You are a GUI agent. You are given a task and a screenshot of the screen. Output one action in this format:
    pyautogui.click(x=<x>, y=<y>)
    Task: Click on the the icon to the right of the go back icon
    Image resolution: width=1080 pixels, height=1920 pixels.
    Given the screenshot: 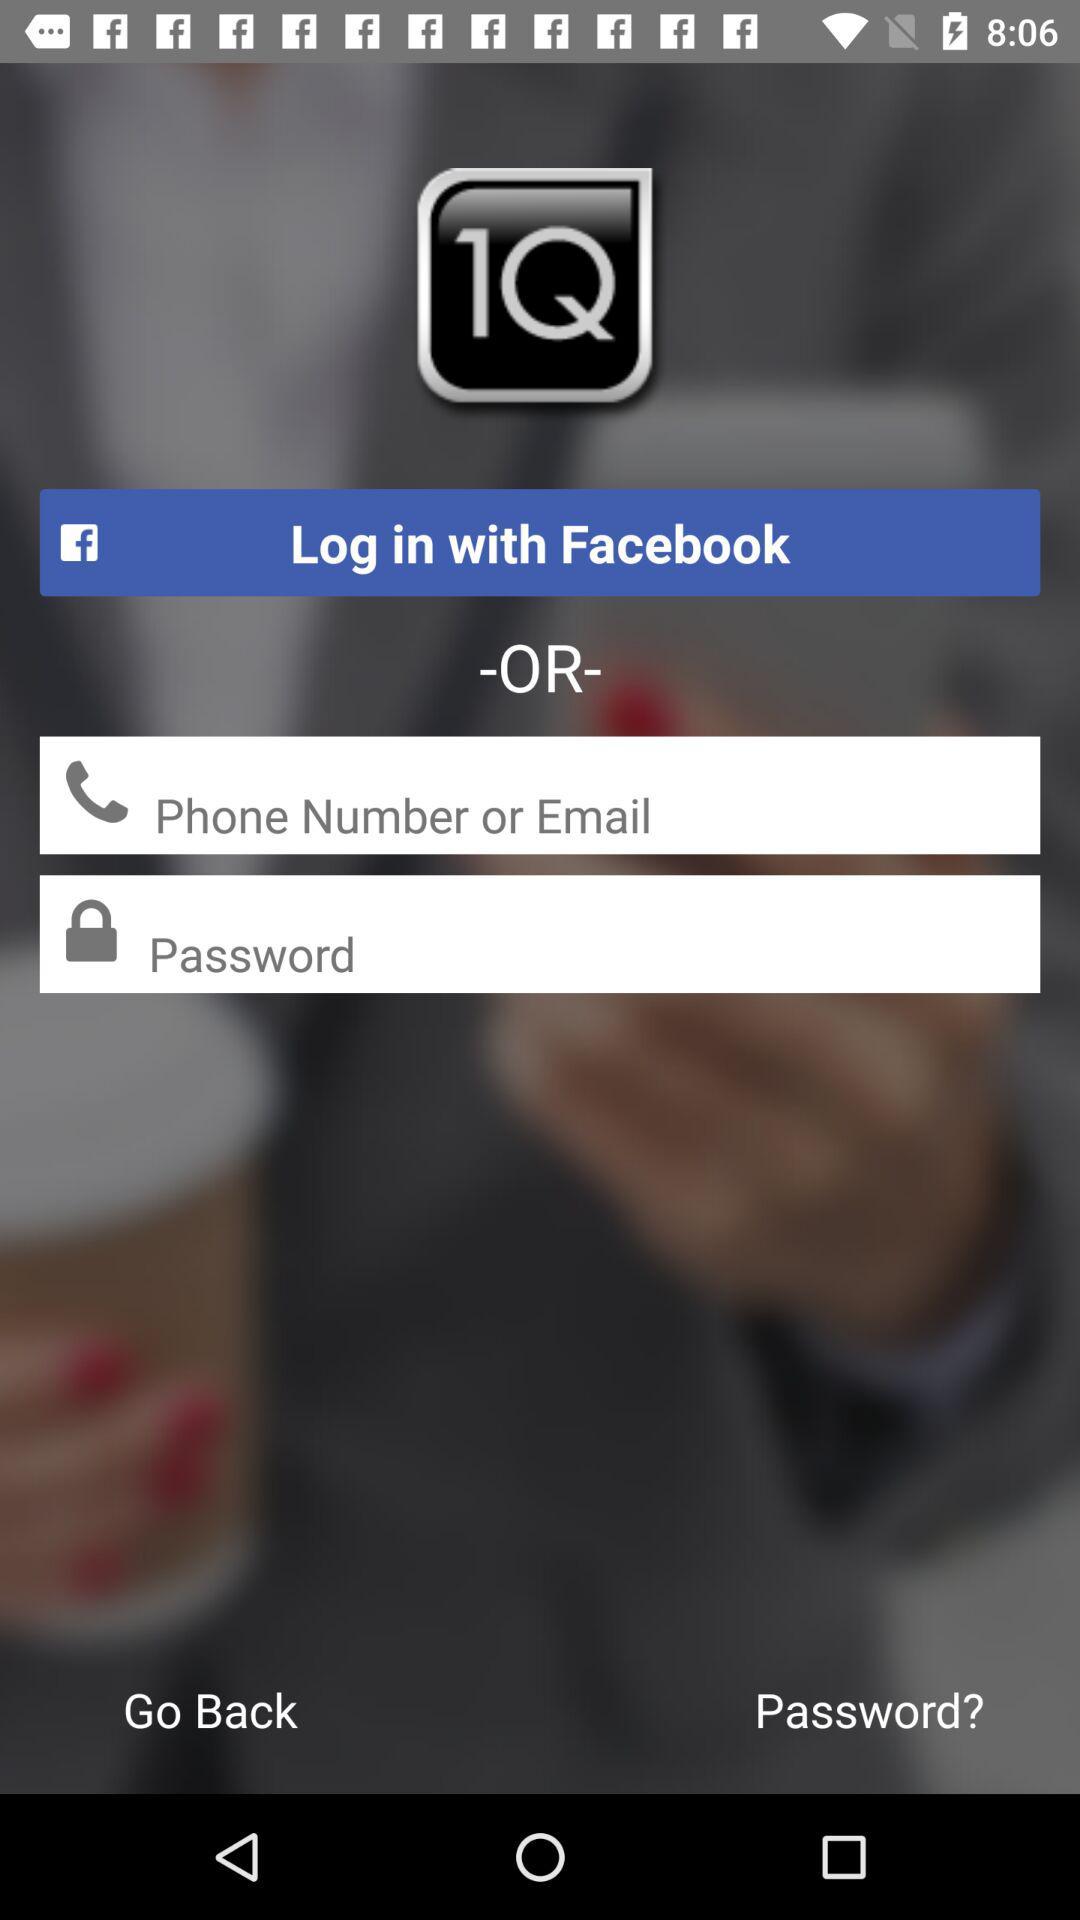 What is the action you would take?
    pyautogui.click(x=868, y=1708)
    